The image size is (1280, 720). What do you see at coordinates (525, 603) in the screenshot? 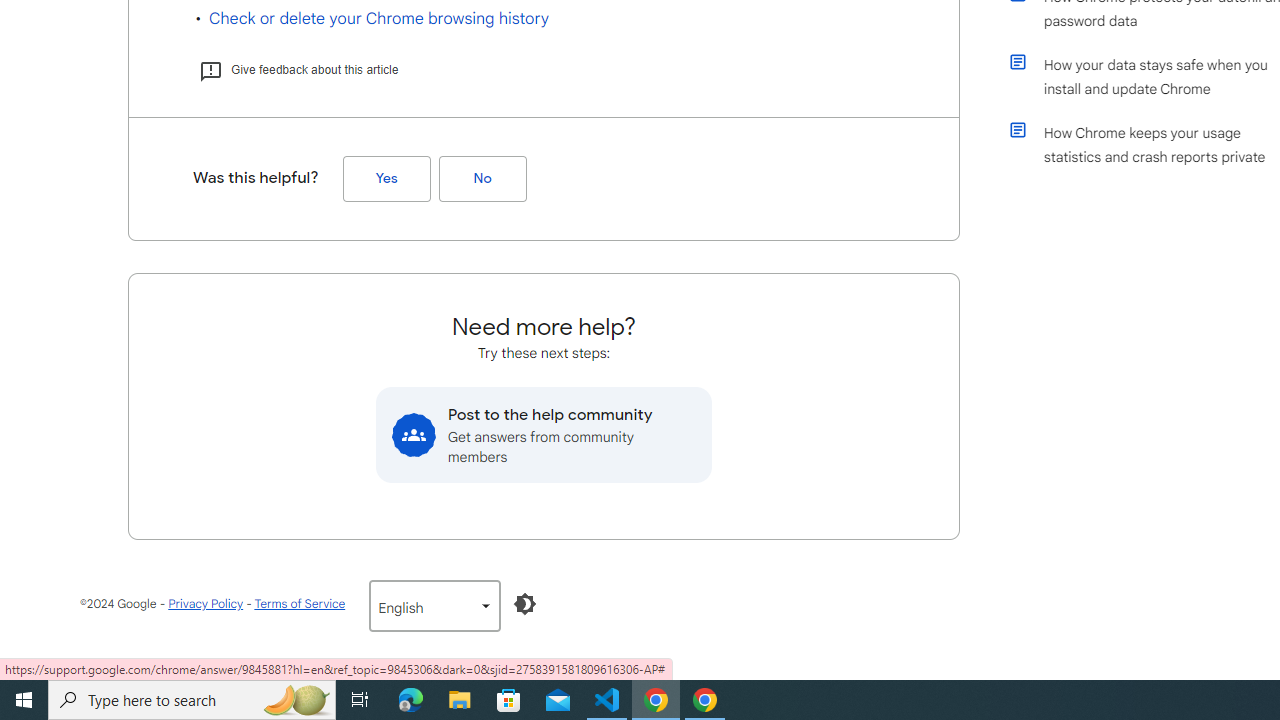
I see `'Enable Dark Mode'` at bounding box center [525, 603].